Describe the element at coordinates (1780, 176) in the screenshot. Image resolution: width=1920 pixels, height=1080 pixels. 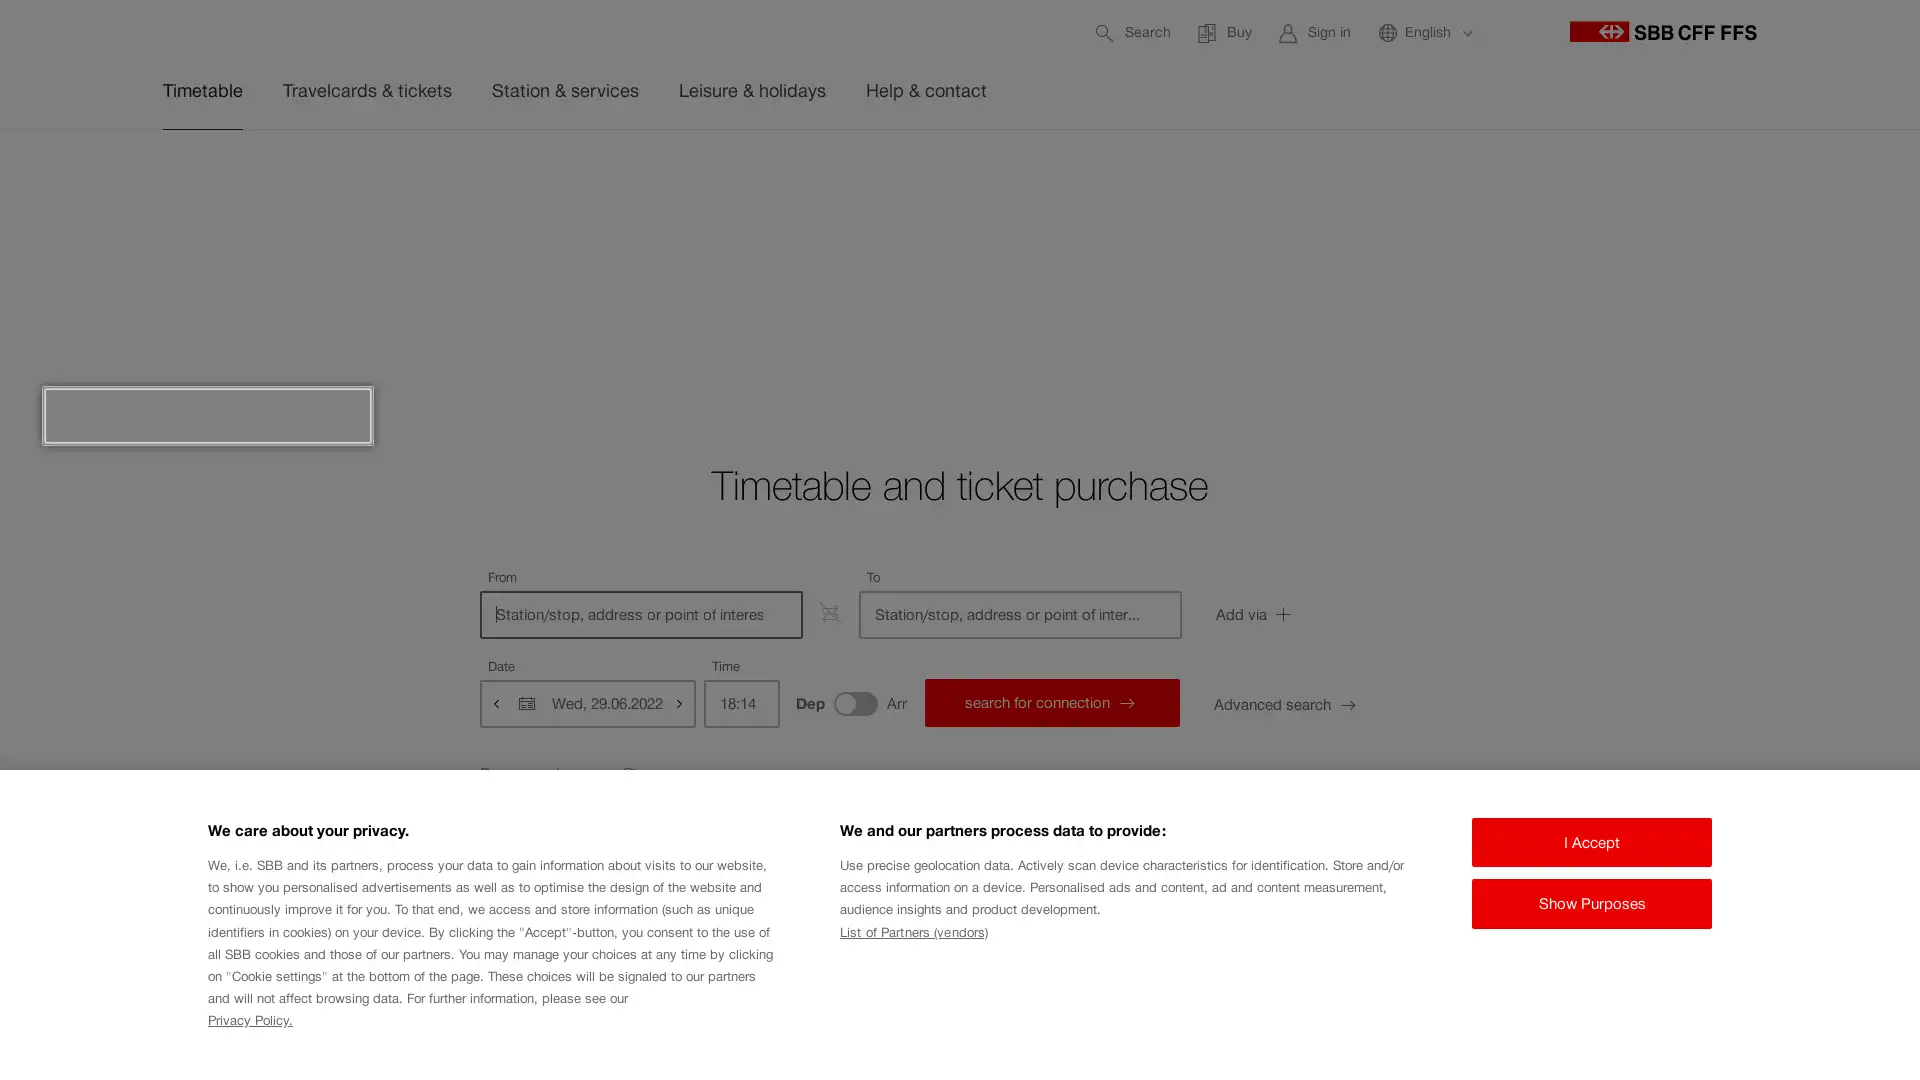
I see `Close active menu item Help & contact.` at that location.